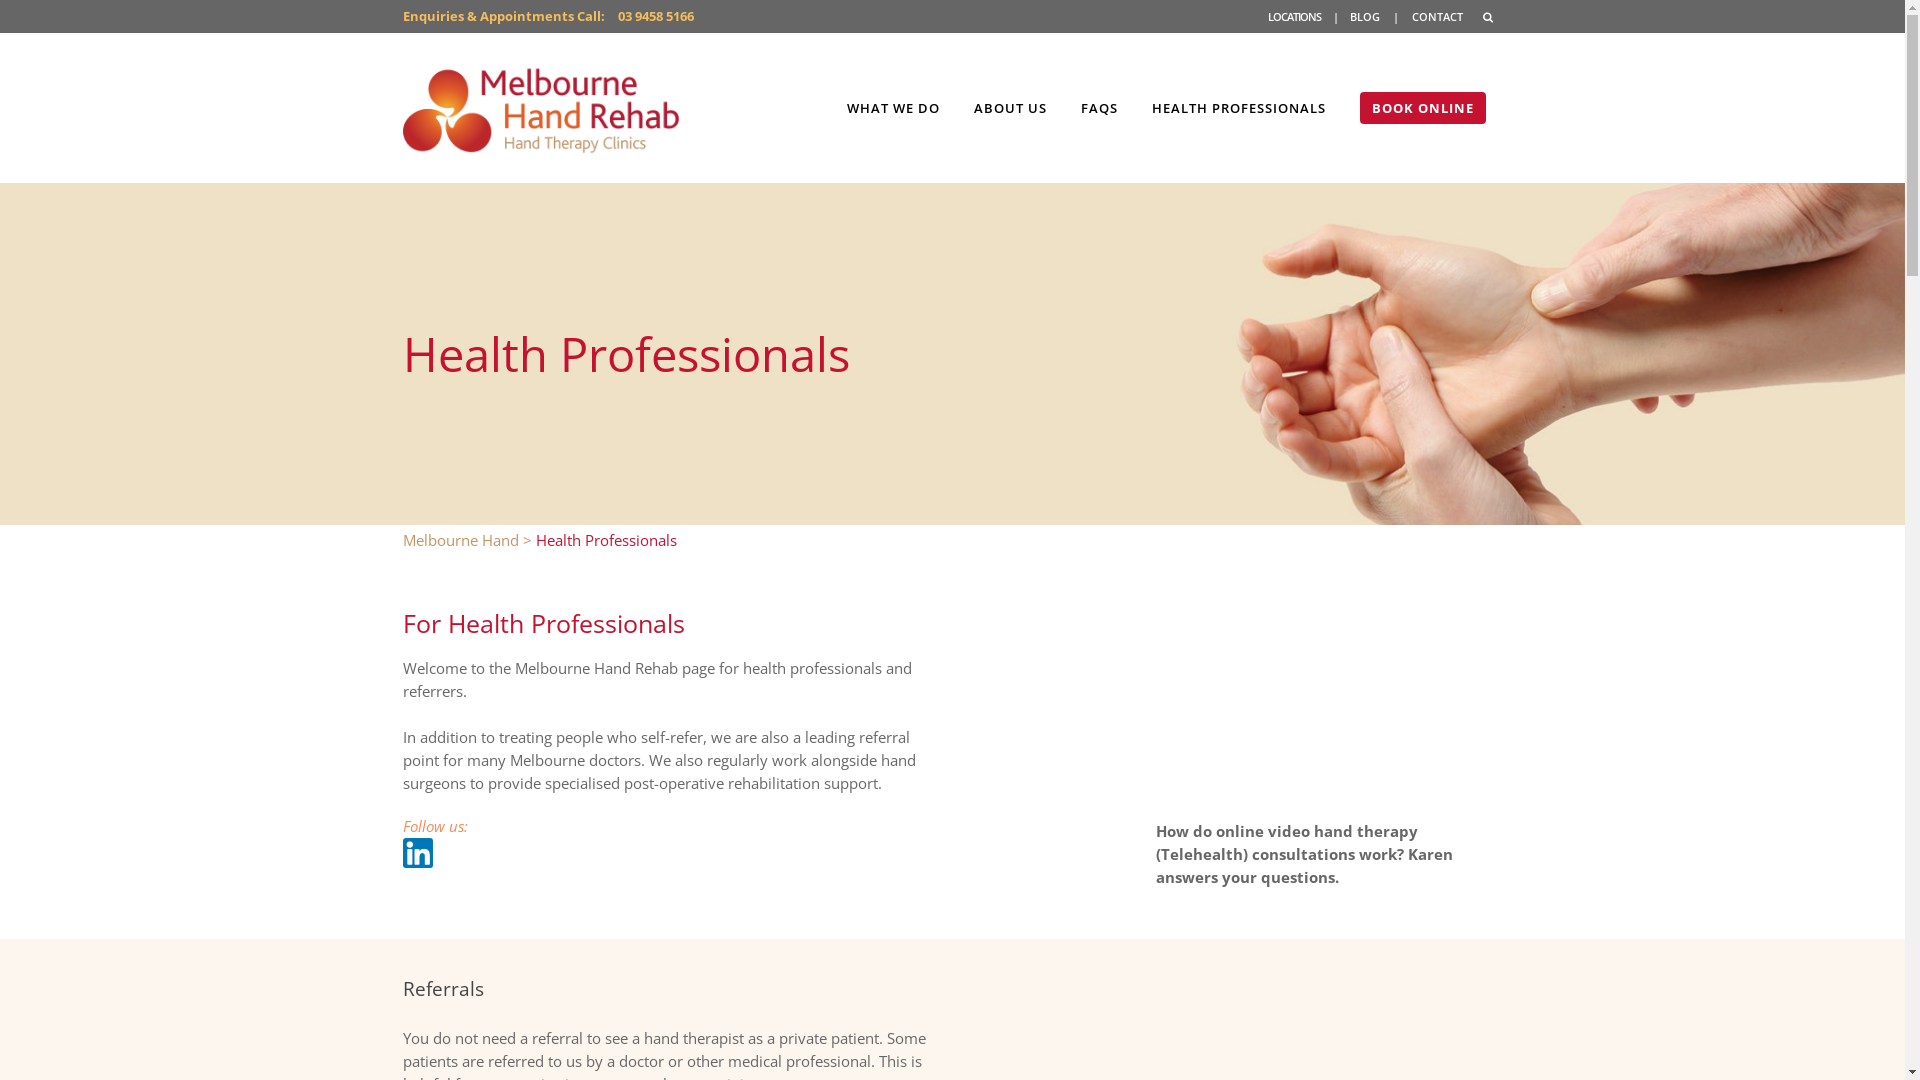  What do you see at coordinates (1237, 108) in the screenshot?
I see `'HEALTH PROFESSIONALS'` at bounding box center [1237, 108].